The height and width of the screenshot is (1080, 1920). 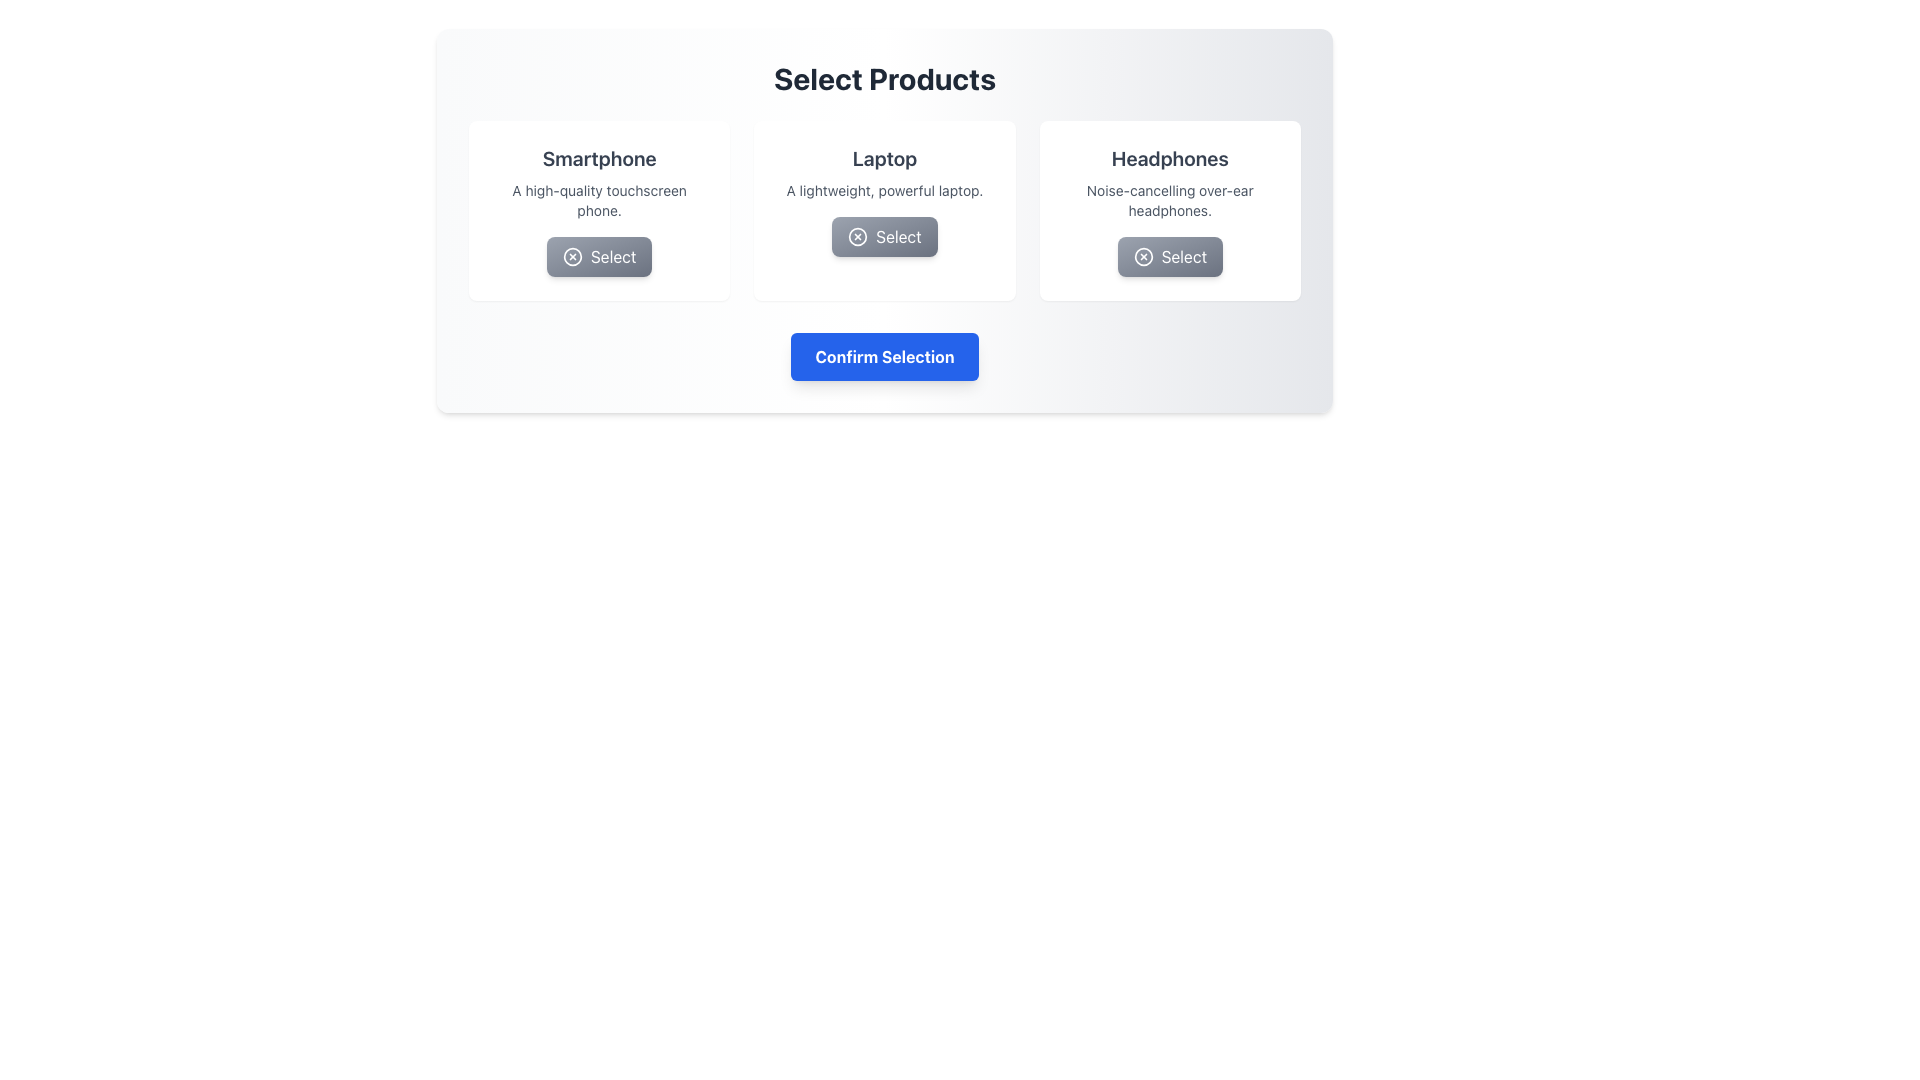 I want to click on the rectangular blue button with rounded corners and white bold text that reads 'Confirm Selection' to change its background color, so click(x=883, y=356).